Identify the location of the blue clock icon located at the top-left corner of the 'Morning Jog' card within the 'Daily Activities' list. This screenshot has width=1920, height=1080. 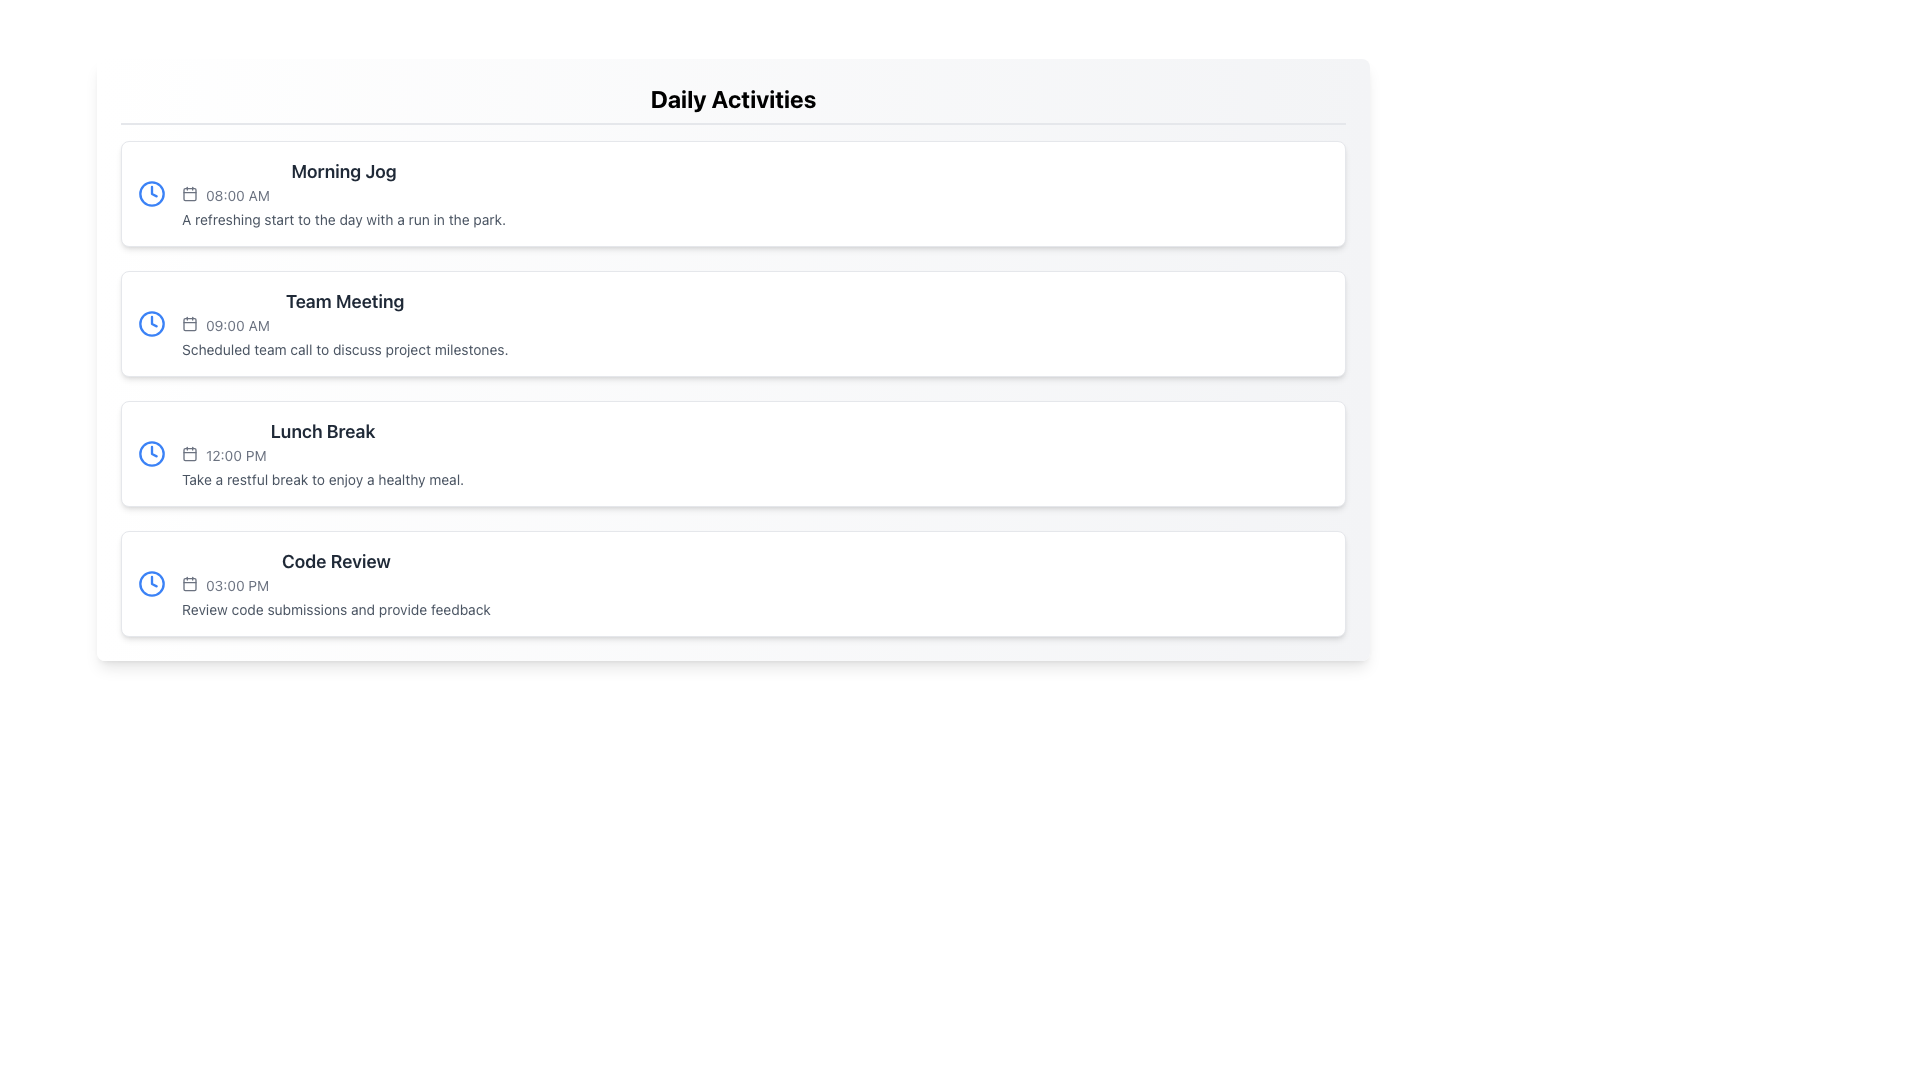
(151, 193).